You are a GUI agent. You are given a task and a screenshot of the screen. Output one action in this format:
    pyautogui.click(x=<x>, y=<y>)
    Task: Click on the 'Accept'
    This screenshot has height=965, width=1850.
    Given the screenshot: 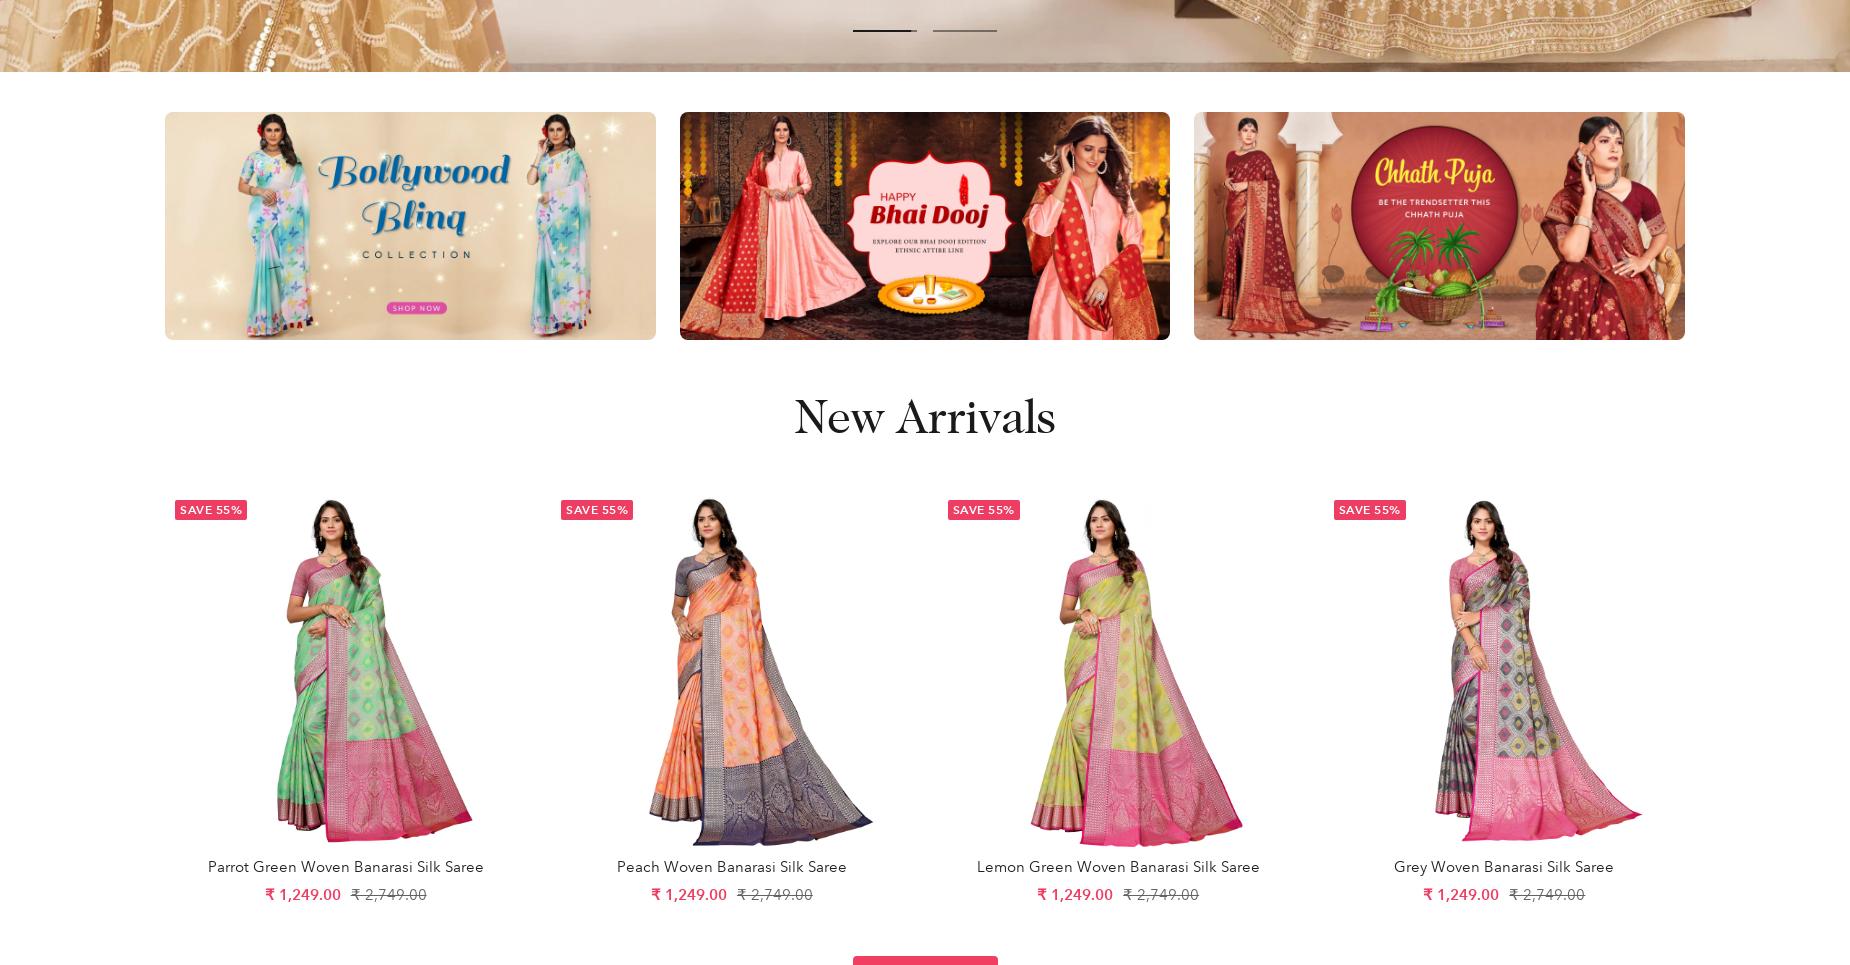 What is the action you would take?
    pyautogui.click(x=1460, y=942)
    